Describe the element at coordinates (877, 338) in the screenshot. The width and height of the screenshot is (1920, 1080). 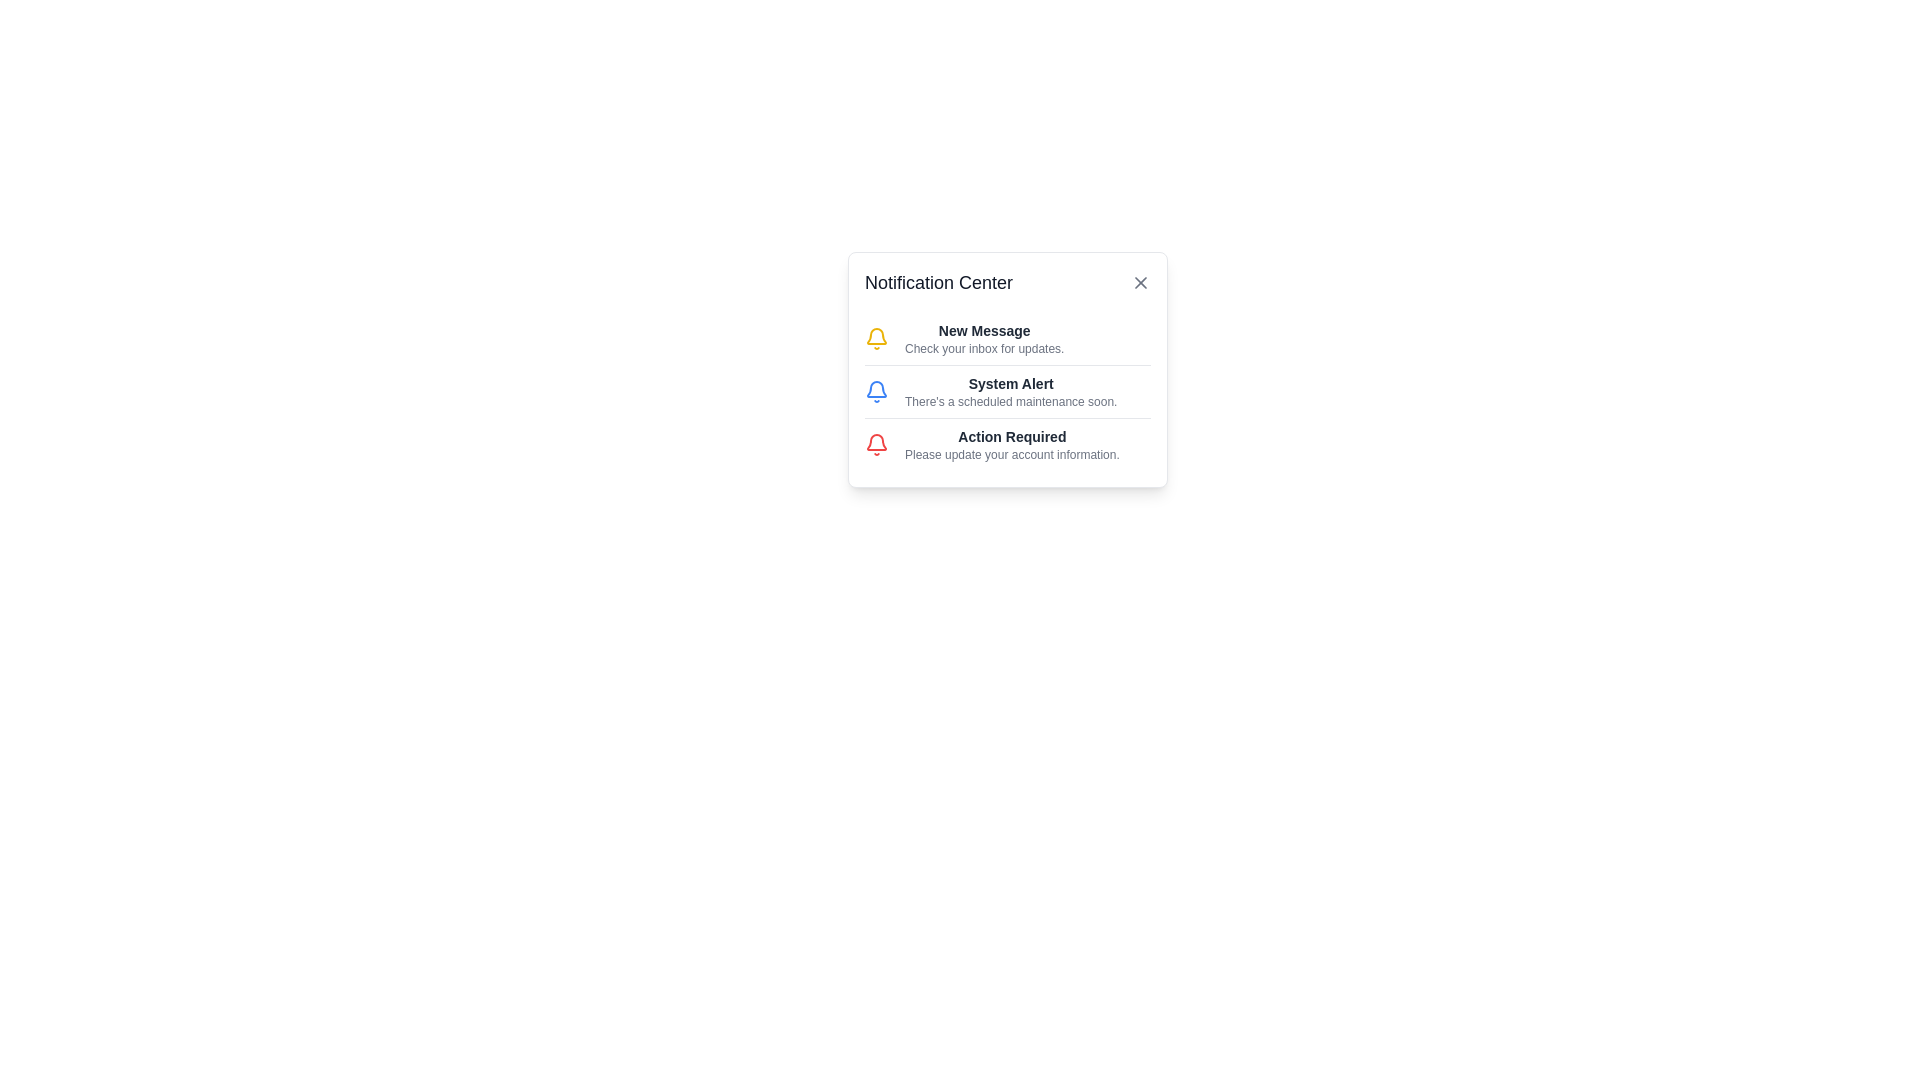
I see `the bell icon indicating a 'New Message' notification in the Notification Center menu, located on the left side of the notification item` at that location.